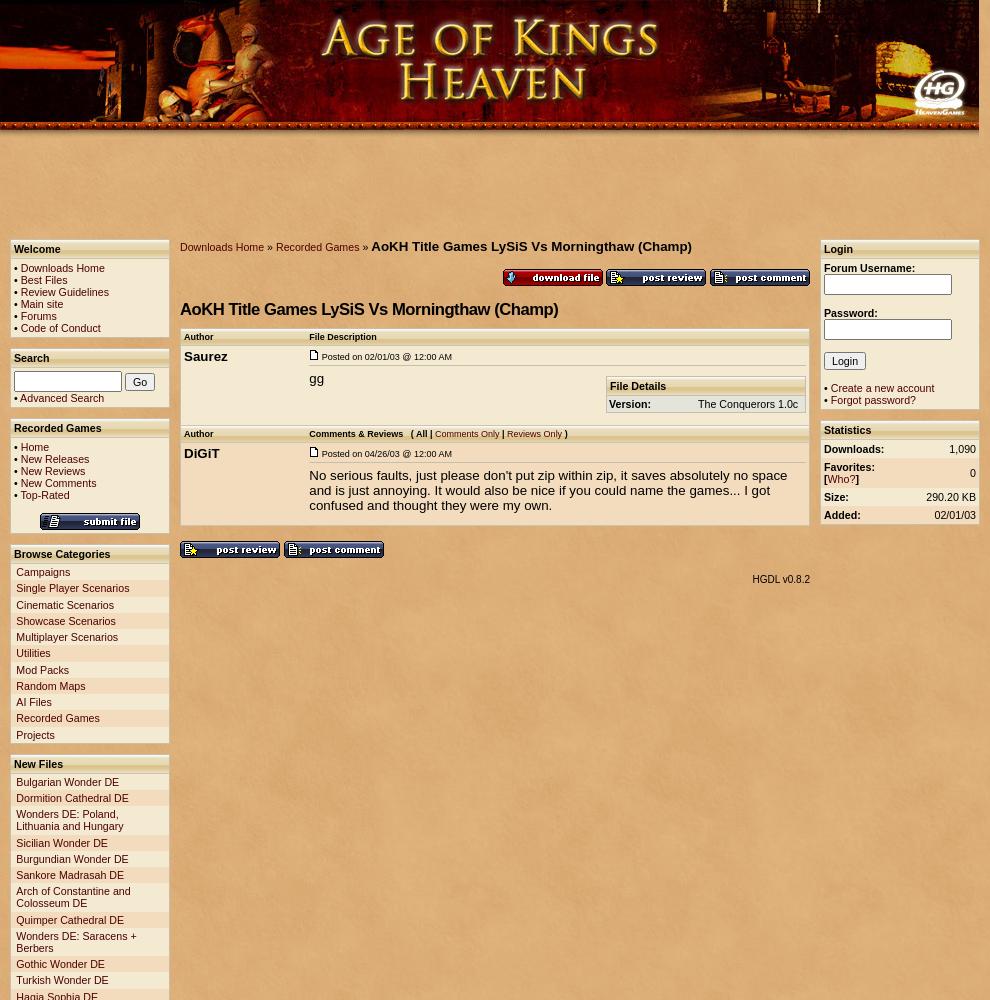  I want to click on 'Random Maps', so click(49, 685).